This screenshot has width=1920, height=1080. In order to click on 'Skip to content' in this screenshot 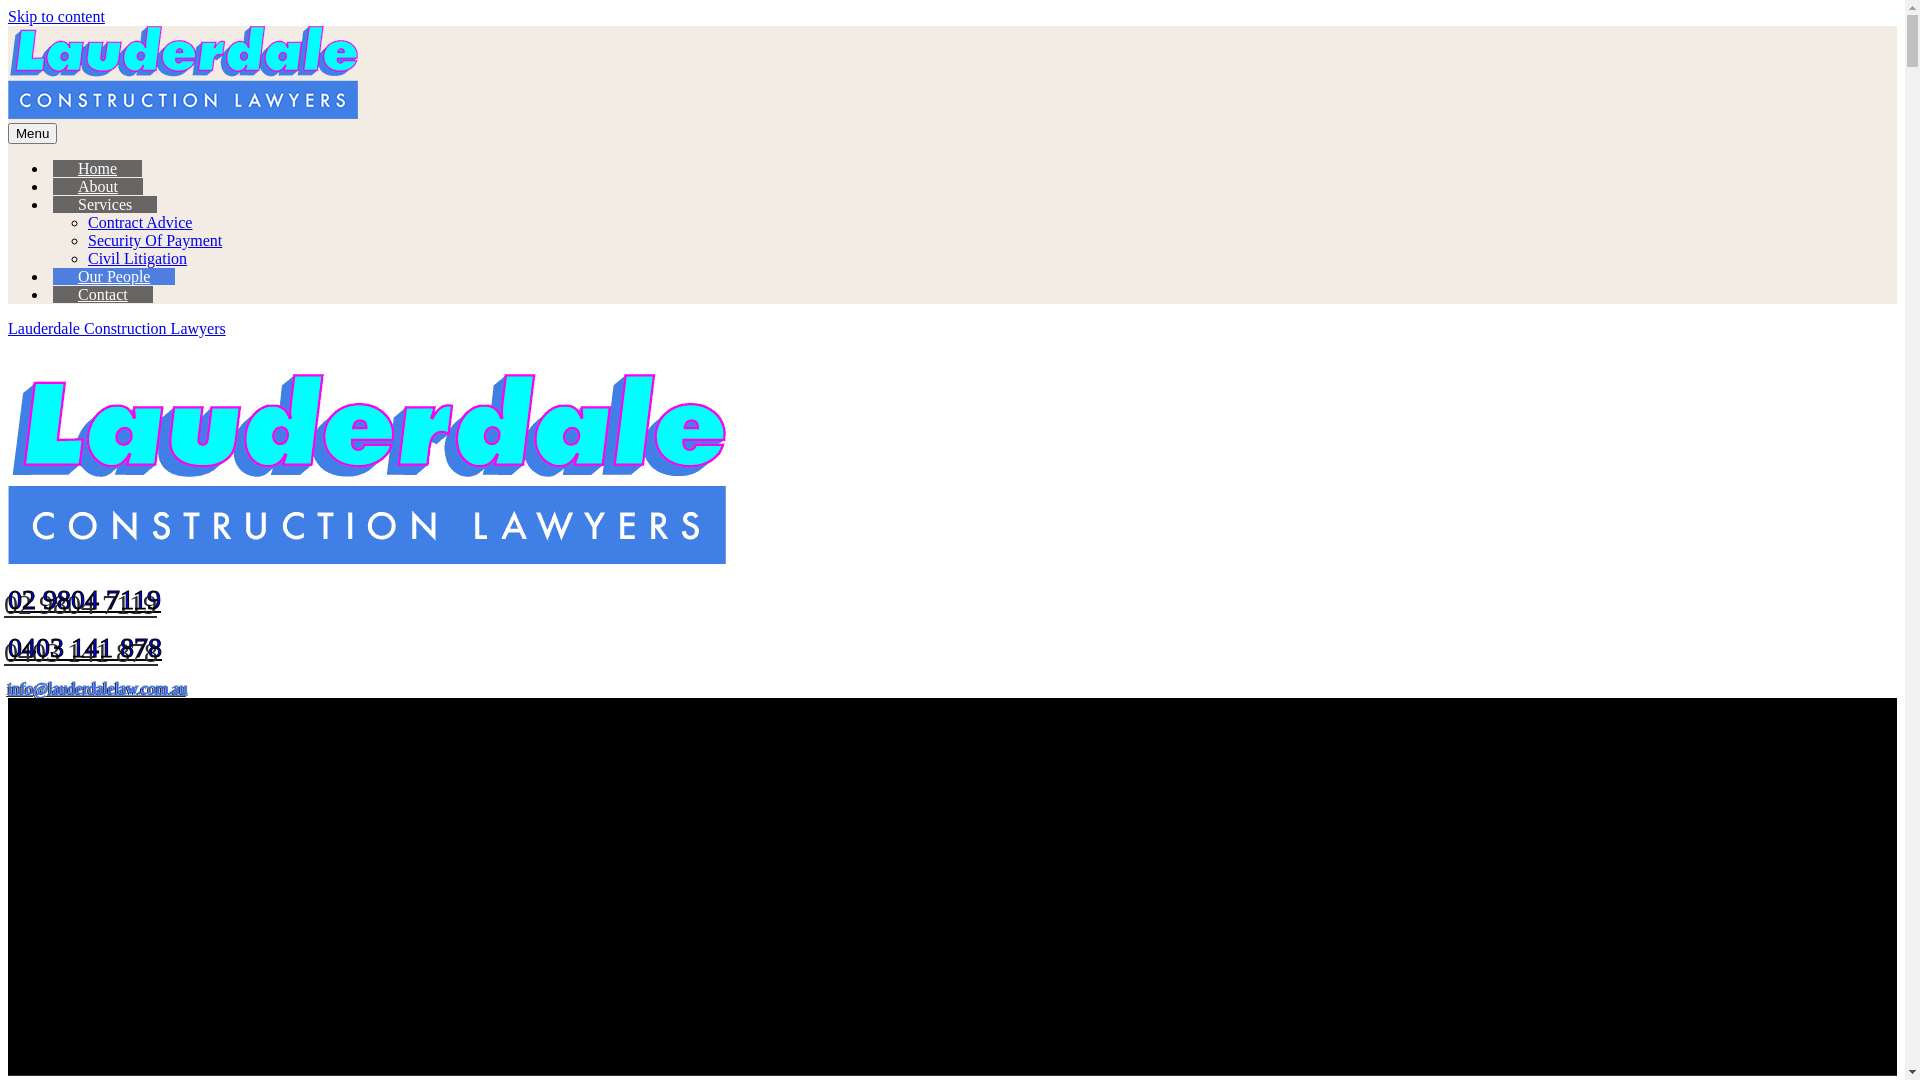, I will do `click(56, 16)`.